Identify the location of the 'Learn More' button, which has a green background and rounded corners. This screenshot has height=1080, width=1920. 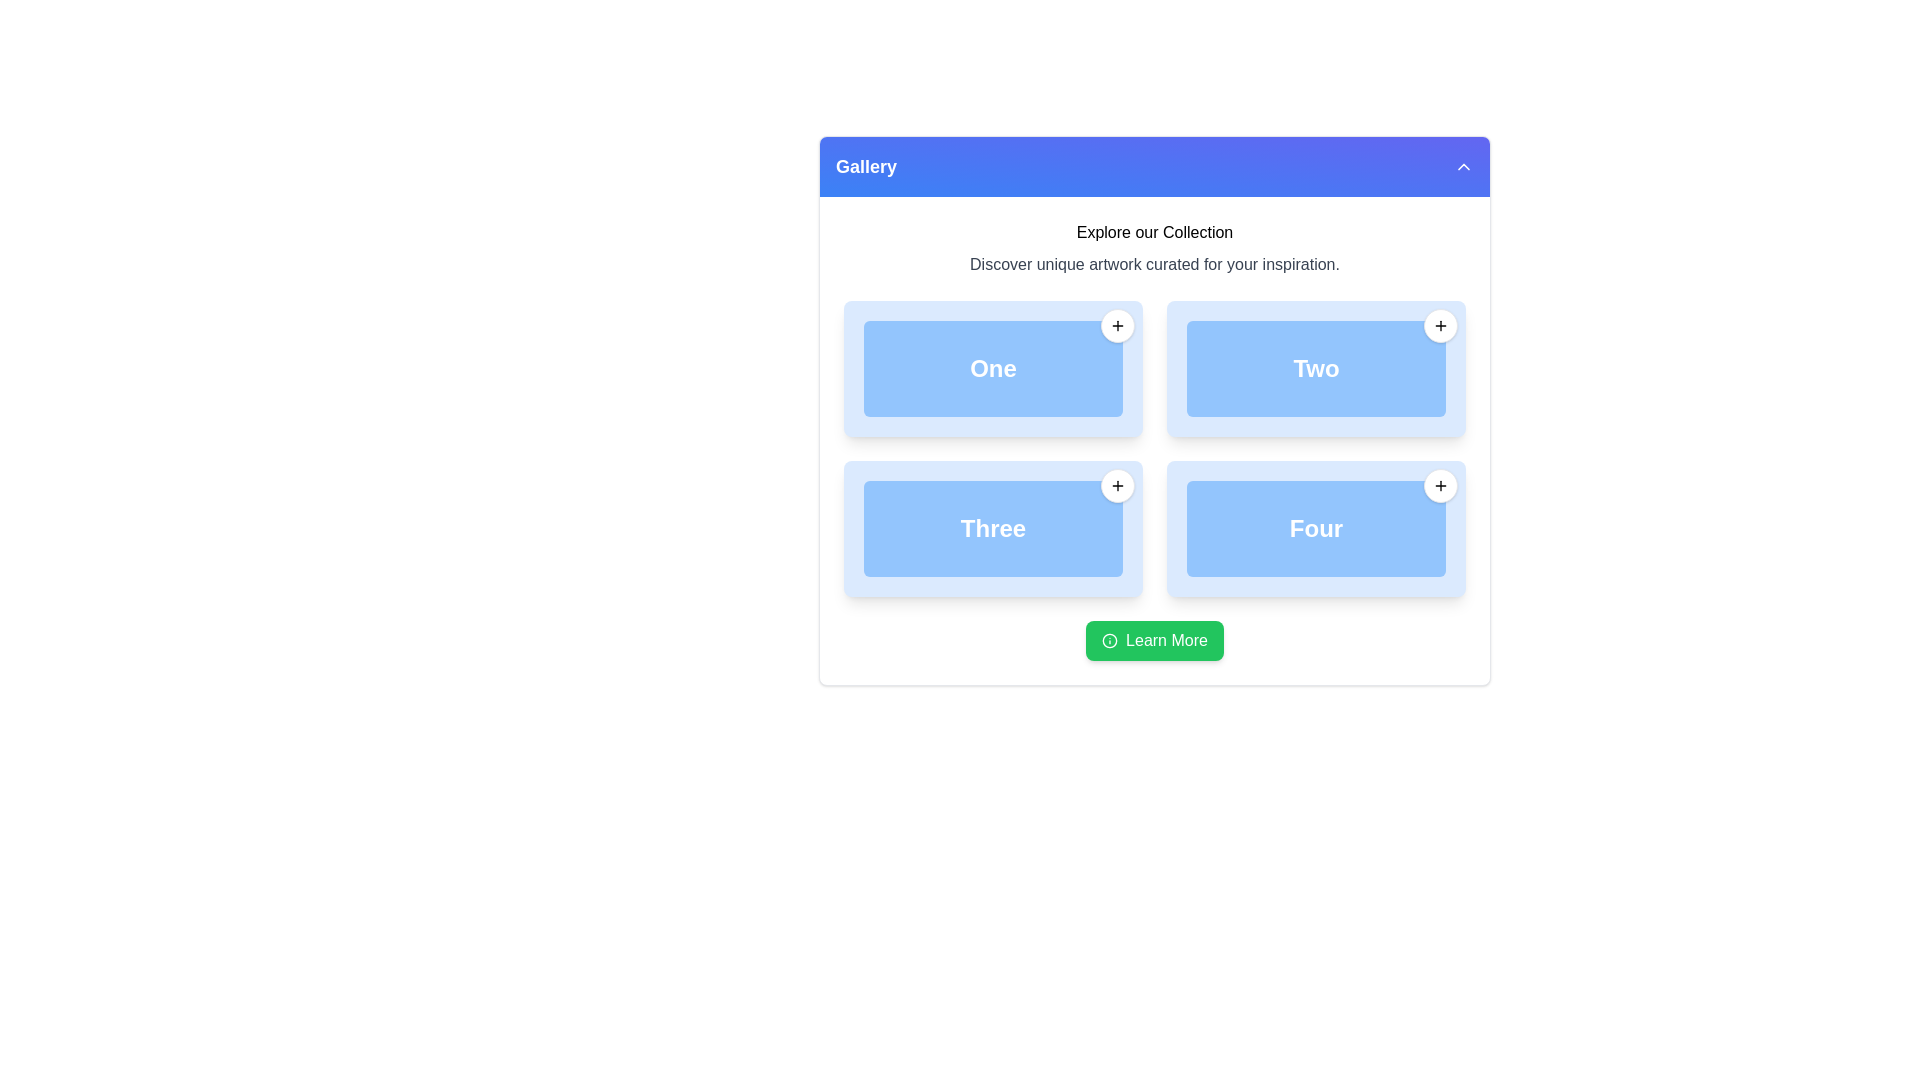
(1155, 640).